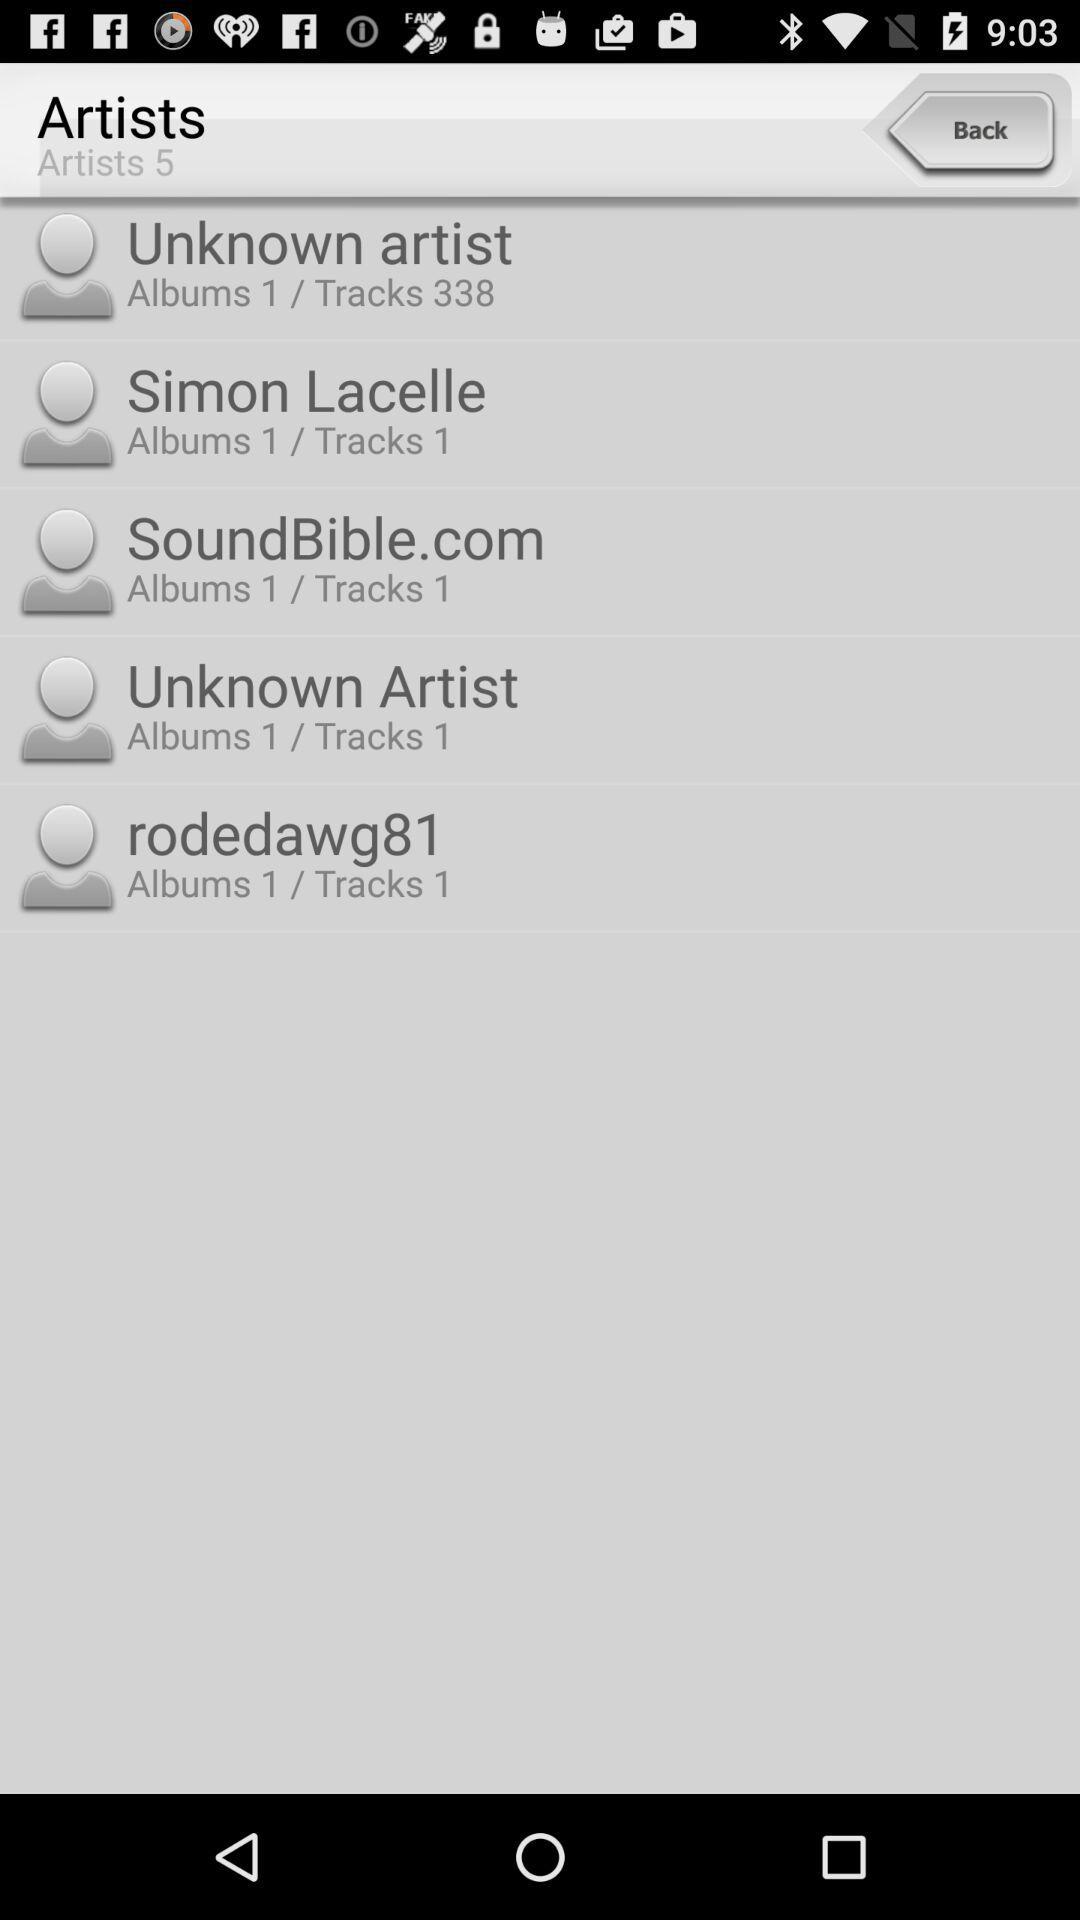  I want to click on soundbible.com icon, so click(598, 536).